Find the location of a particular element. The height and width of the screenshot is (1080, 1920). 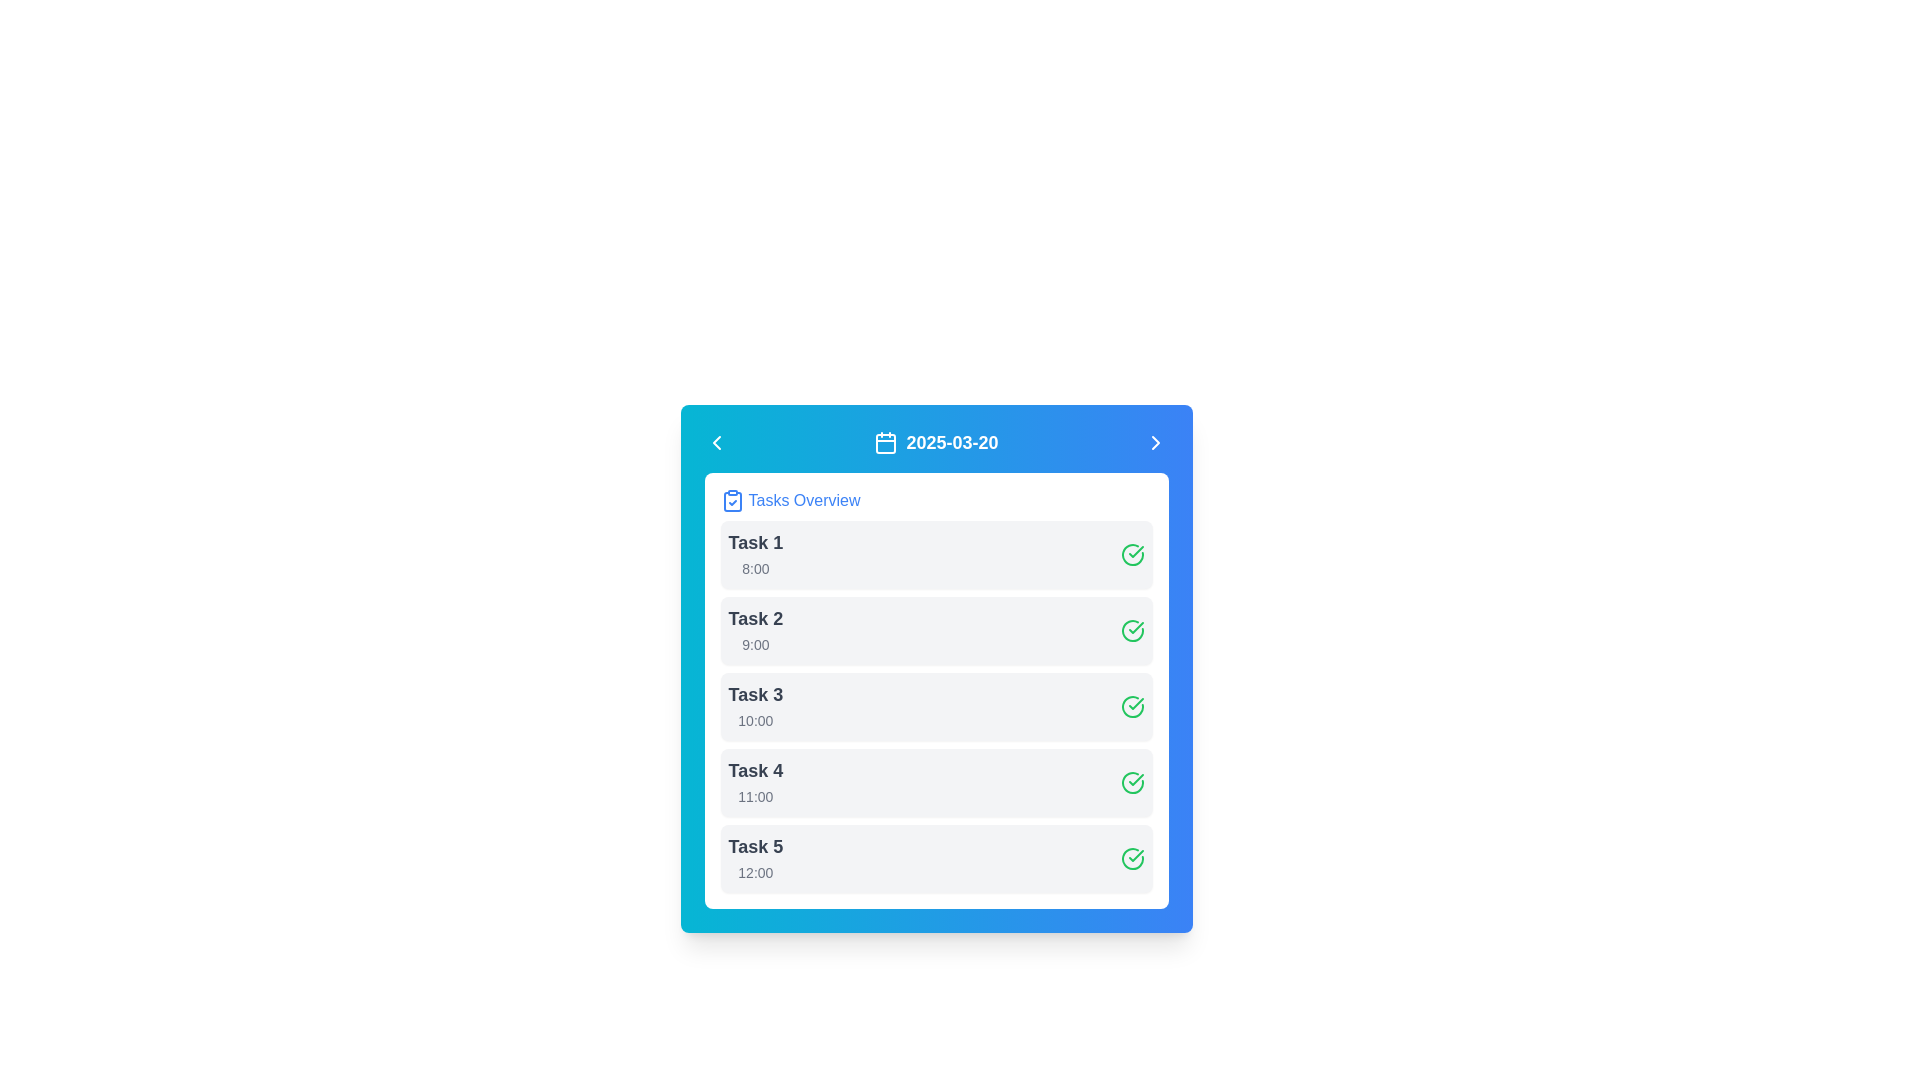

the SVG icon representing the completion status of 'Task 3' located at the far-right side of its row for additional options is located at coordinates (1132, 705).